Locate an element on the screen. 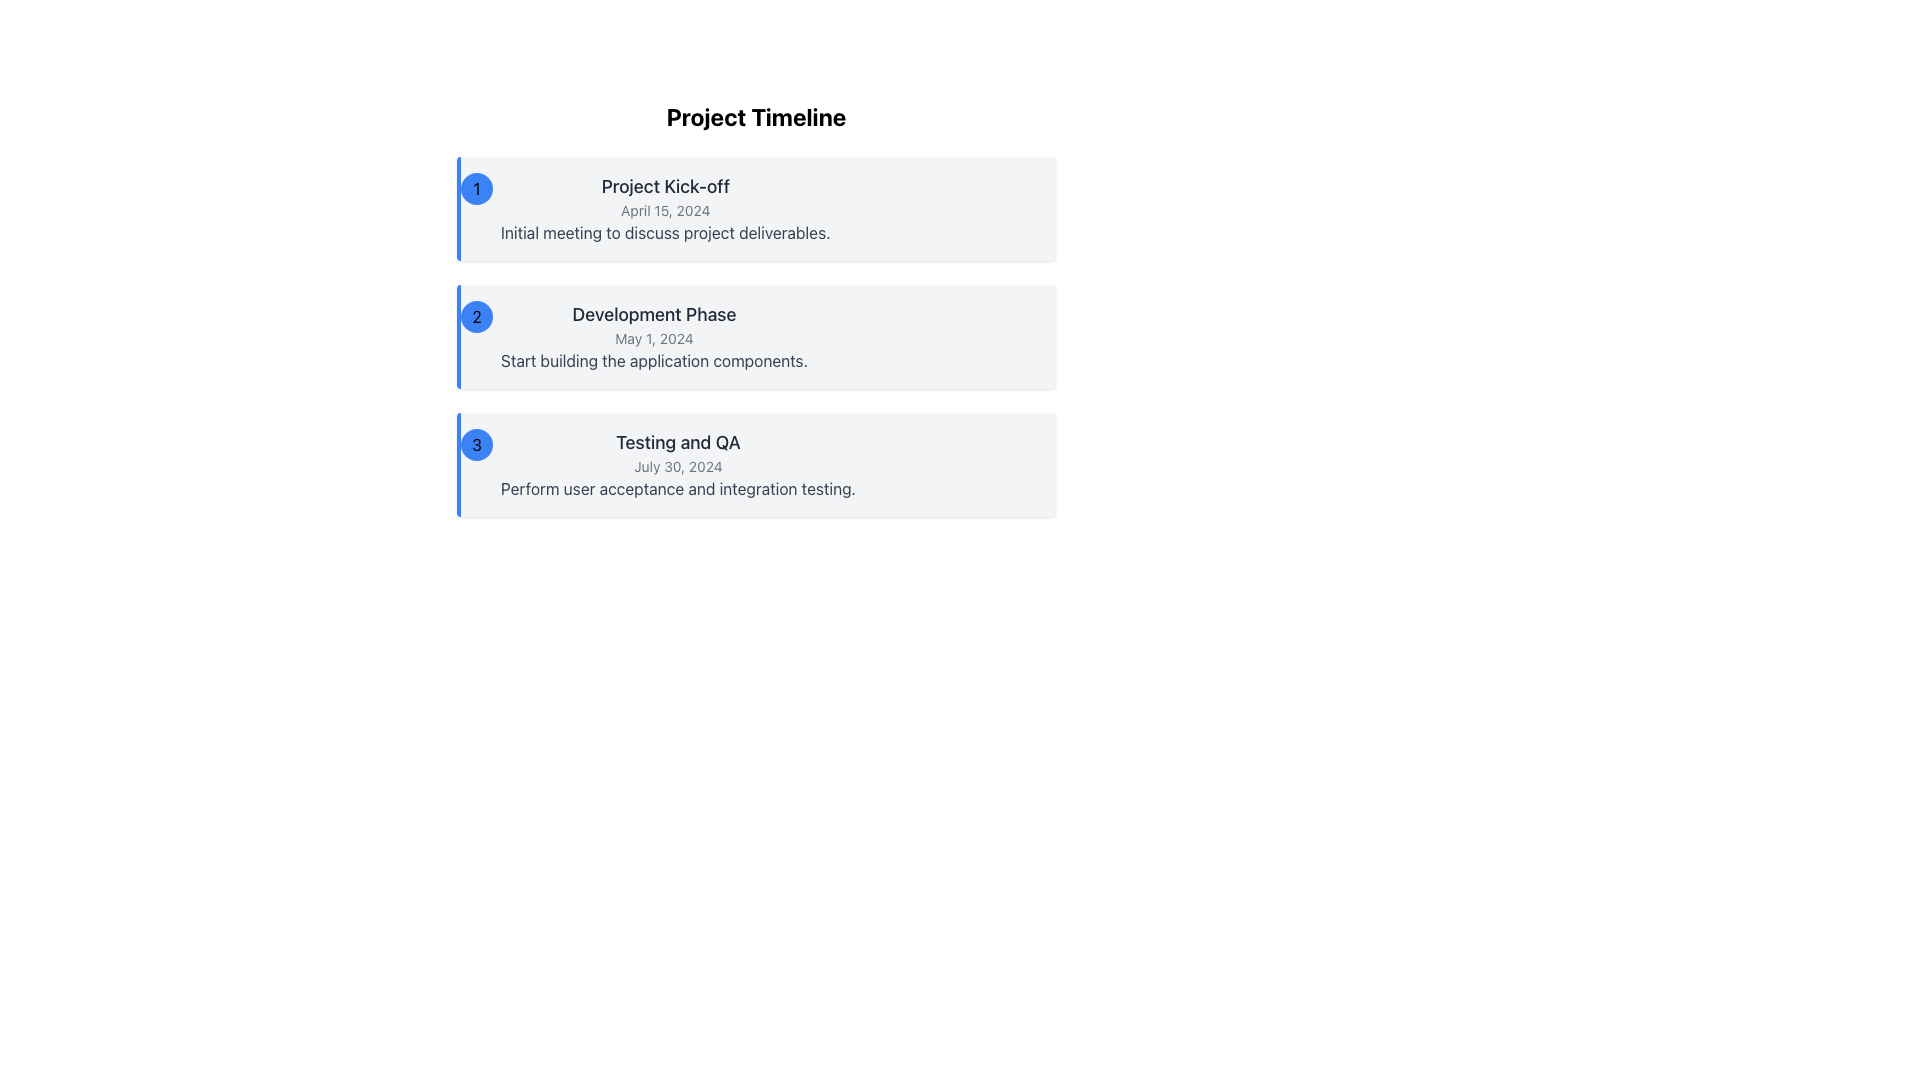 This screenshot has width=1920, height=1080. the text label that serves as the title for the initial meeting section in the project timeline is located at coordinates (665, 186).